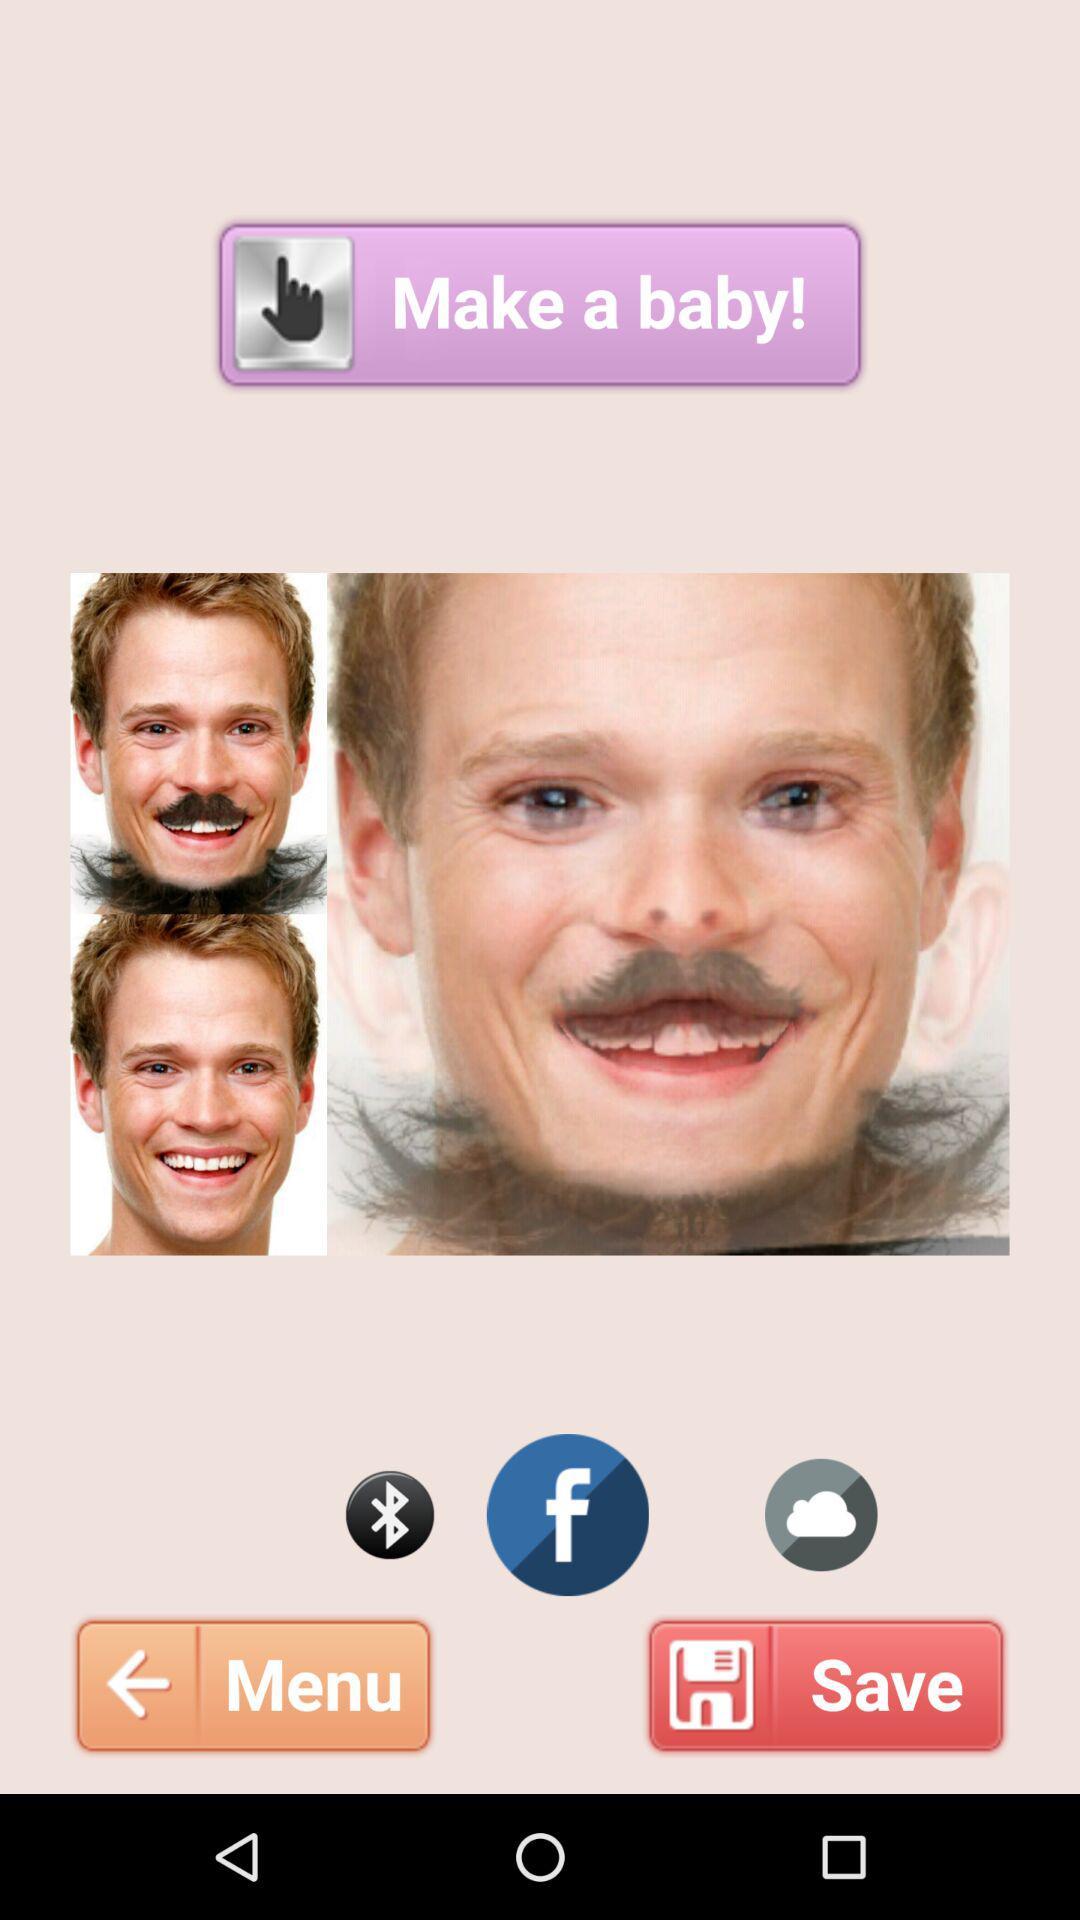  What do you see at coordinates (540, 303) in the screenshot?
I see `make a baby! icon` at bounding box center [540, 303].